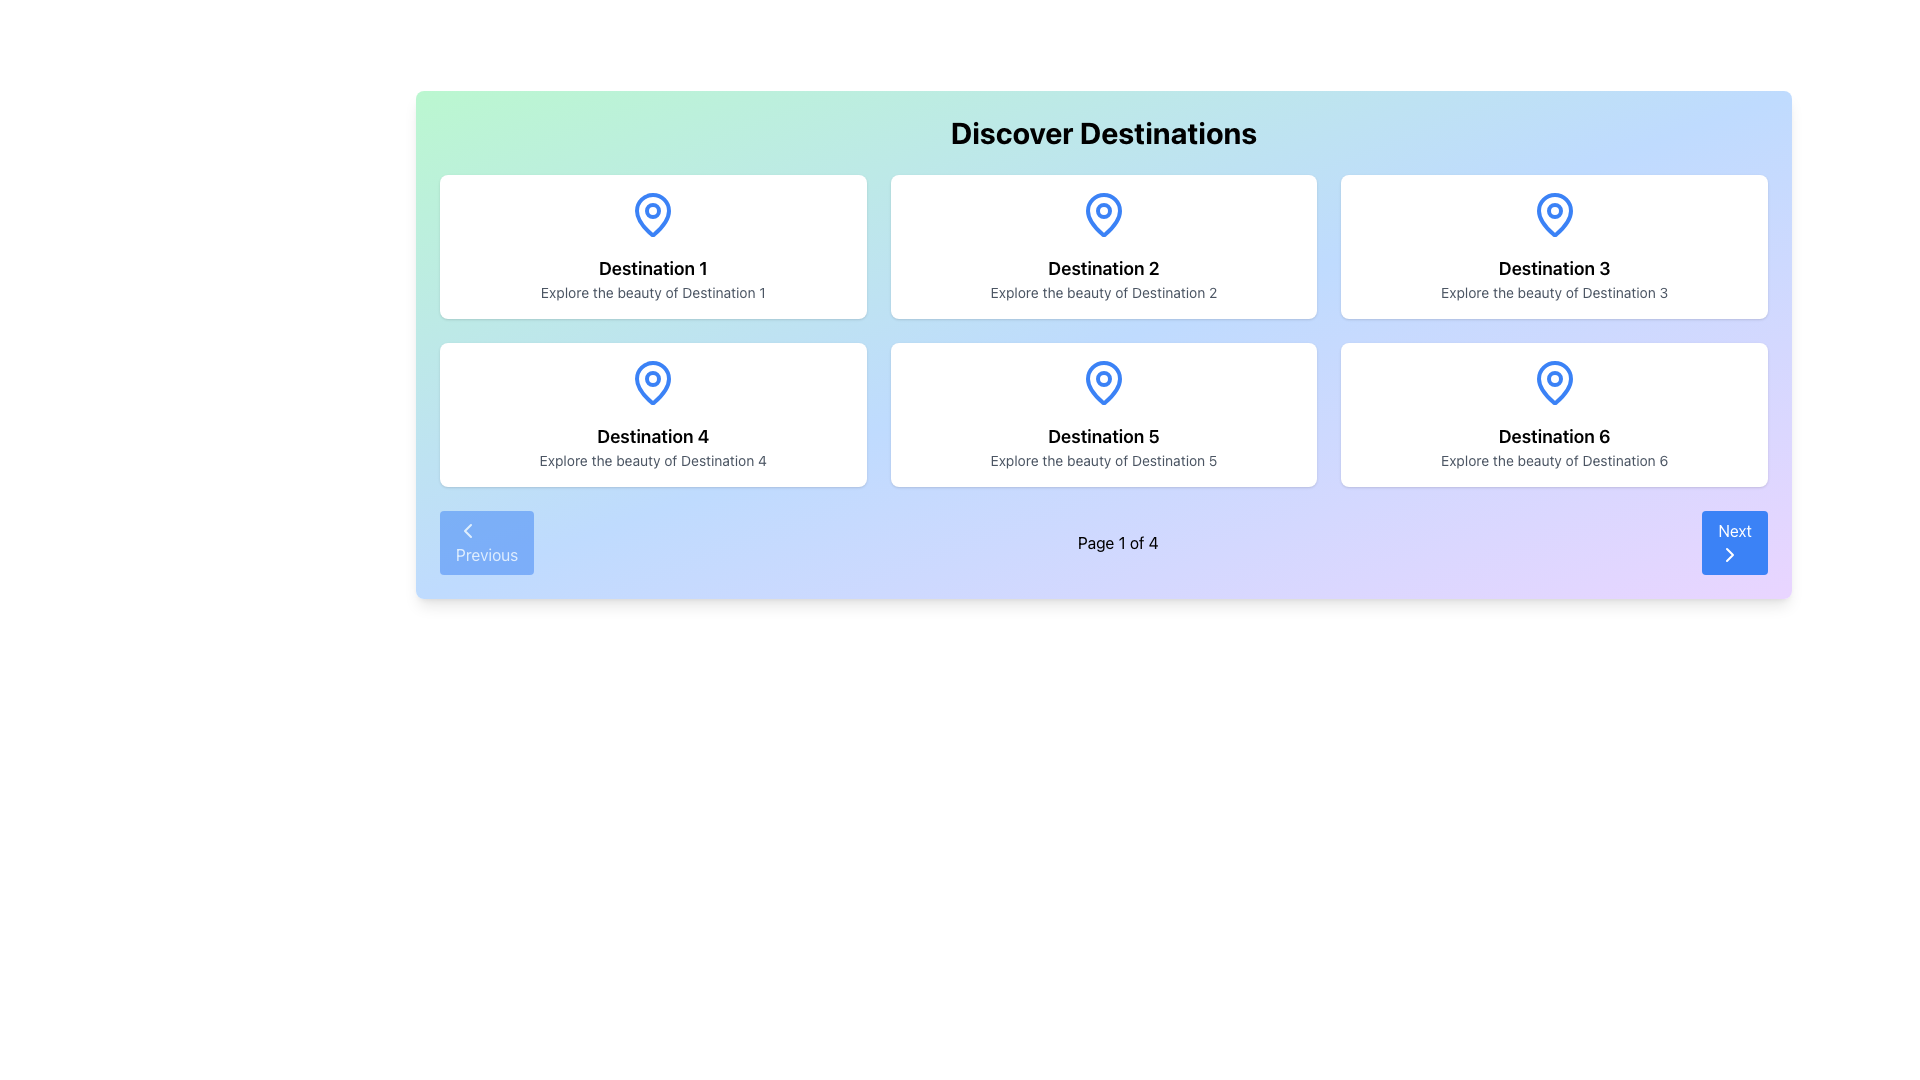  Describe the element at coordinates (1553, 293) in the screenshot. I see `the text label that reads 'Explore the beauty of Destination 3', located directly beneath the title 'Destination 3' in the top-right card of a 2x3 grid layout` at that location.